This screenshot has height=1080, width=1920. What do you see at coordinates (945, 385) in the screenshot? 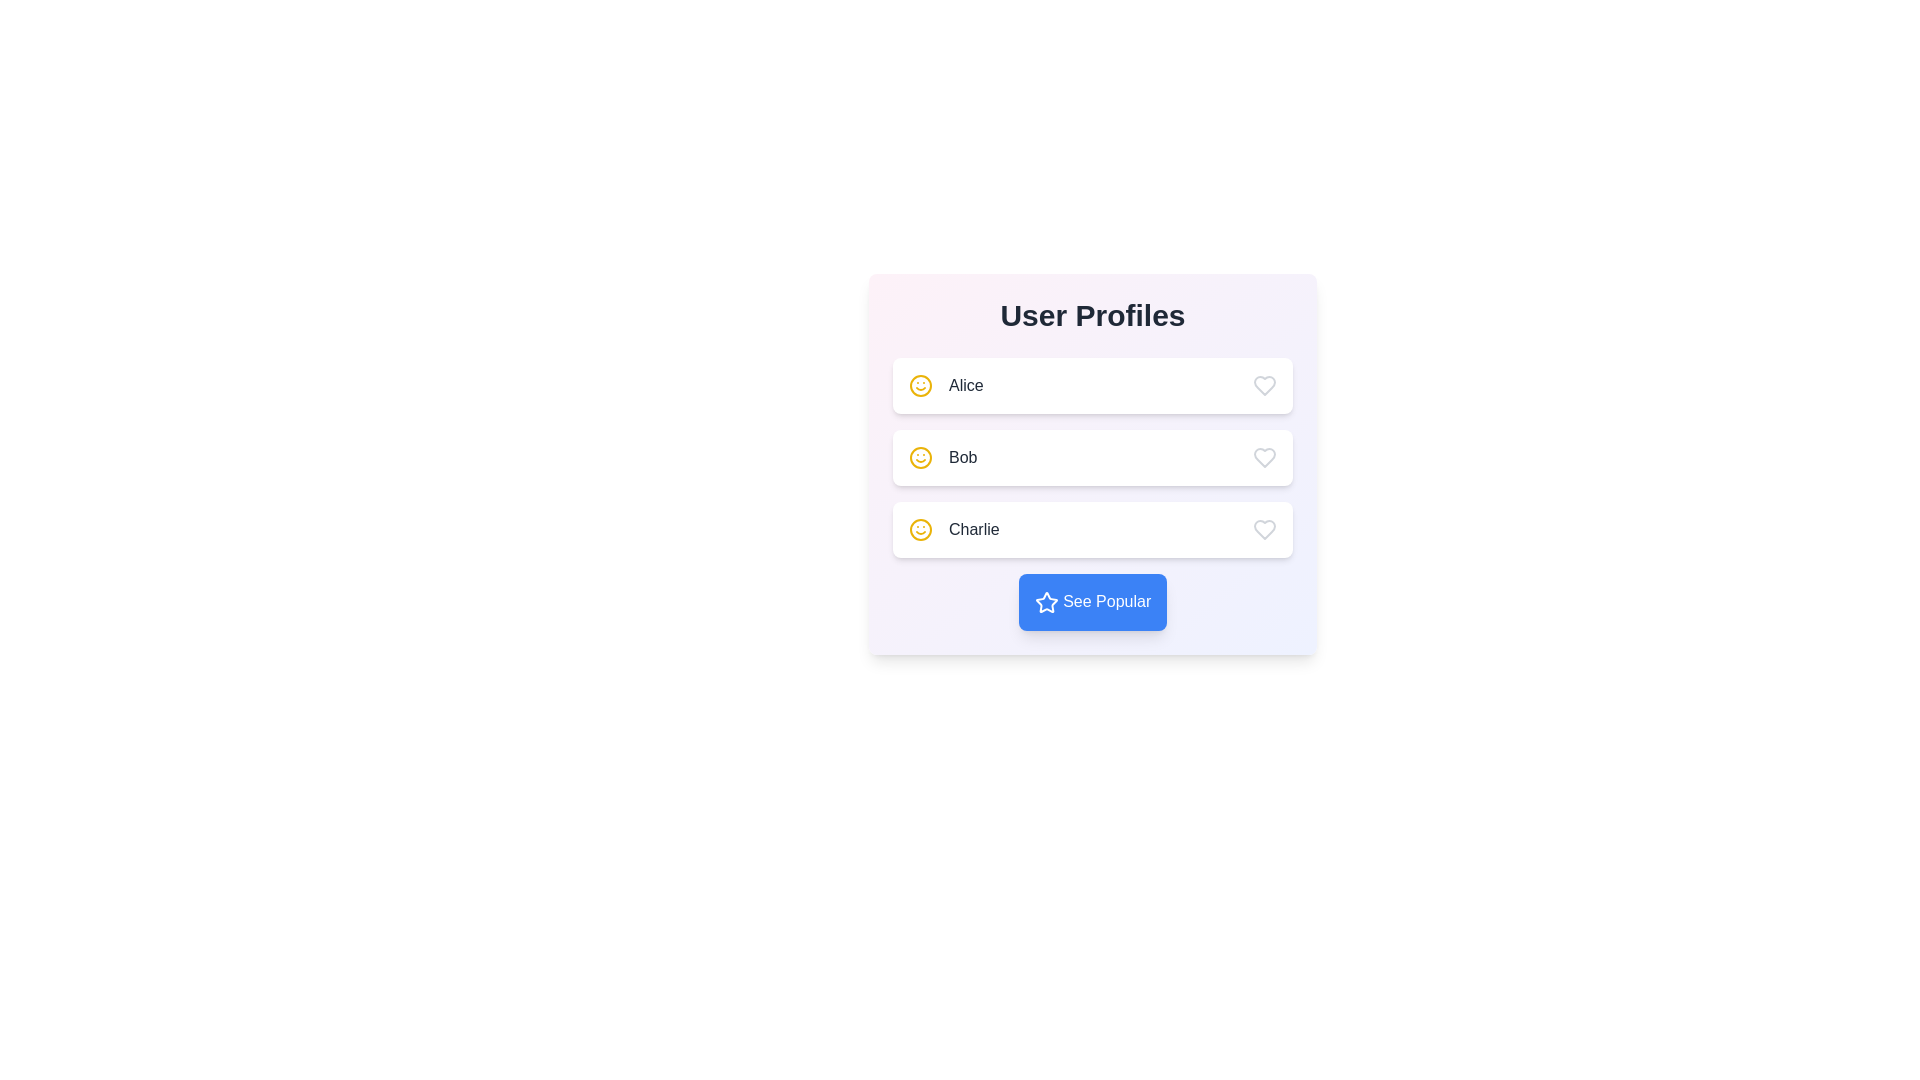
I see `the top-most user profile entry for Alice, which includes a smiling face icon` at bounding box center [945, 385].